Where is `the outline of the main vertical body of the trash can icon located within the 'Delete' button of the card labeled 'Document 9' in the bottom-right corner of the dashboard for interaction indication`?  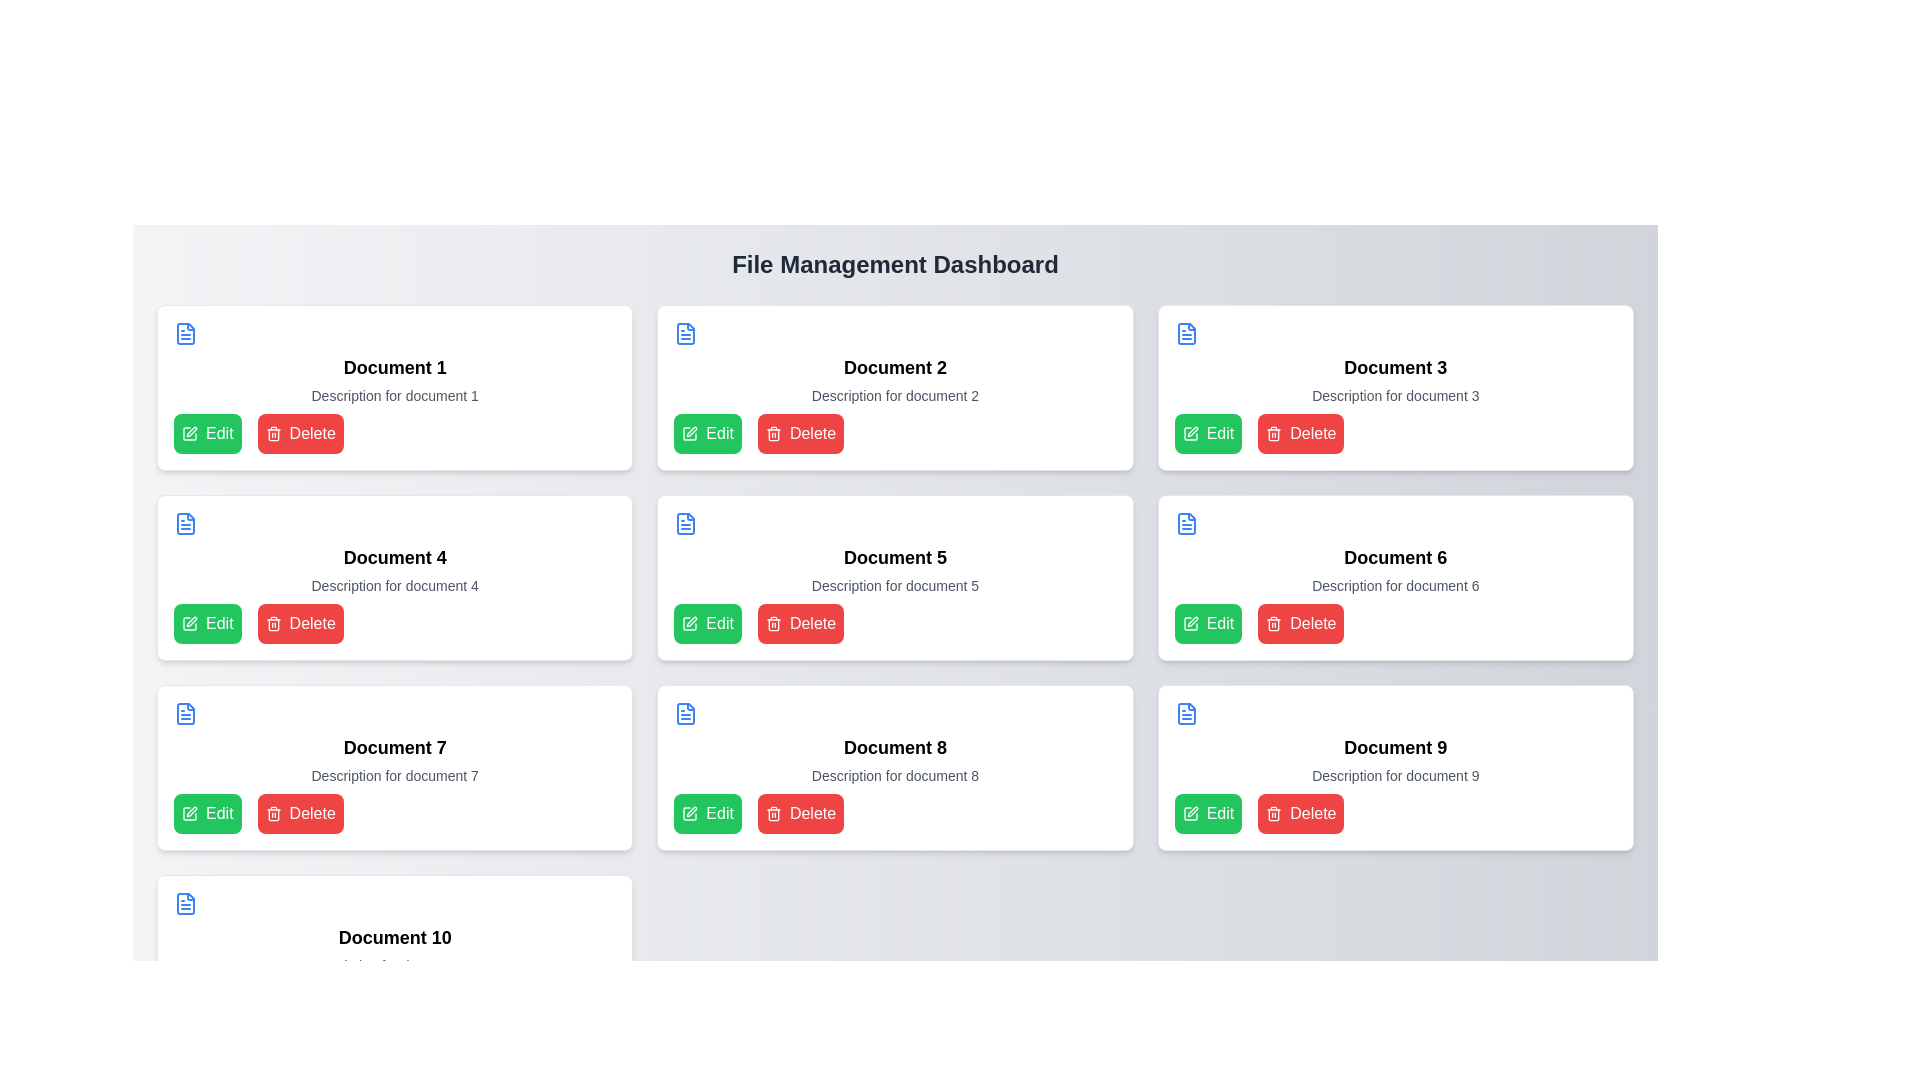 the outline of the main vertical body of the trash can icon located within the 'Delete' button of the card labeled 'Document 9' in the bottom-right corner of the dashboard for interaction indication is located at coordinates (1273, 815).